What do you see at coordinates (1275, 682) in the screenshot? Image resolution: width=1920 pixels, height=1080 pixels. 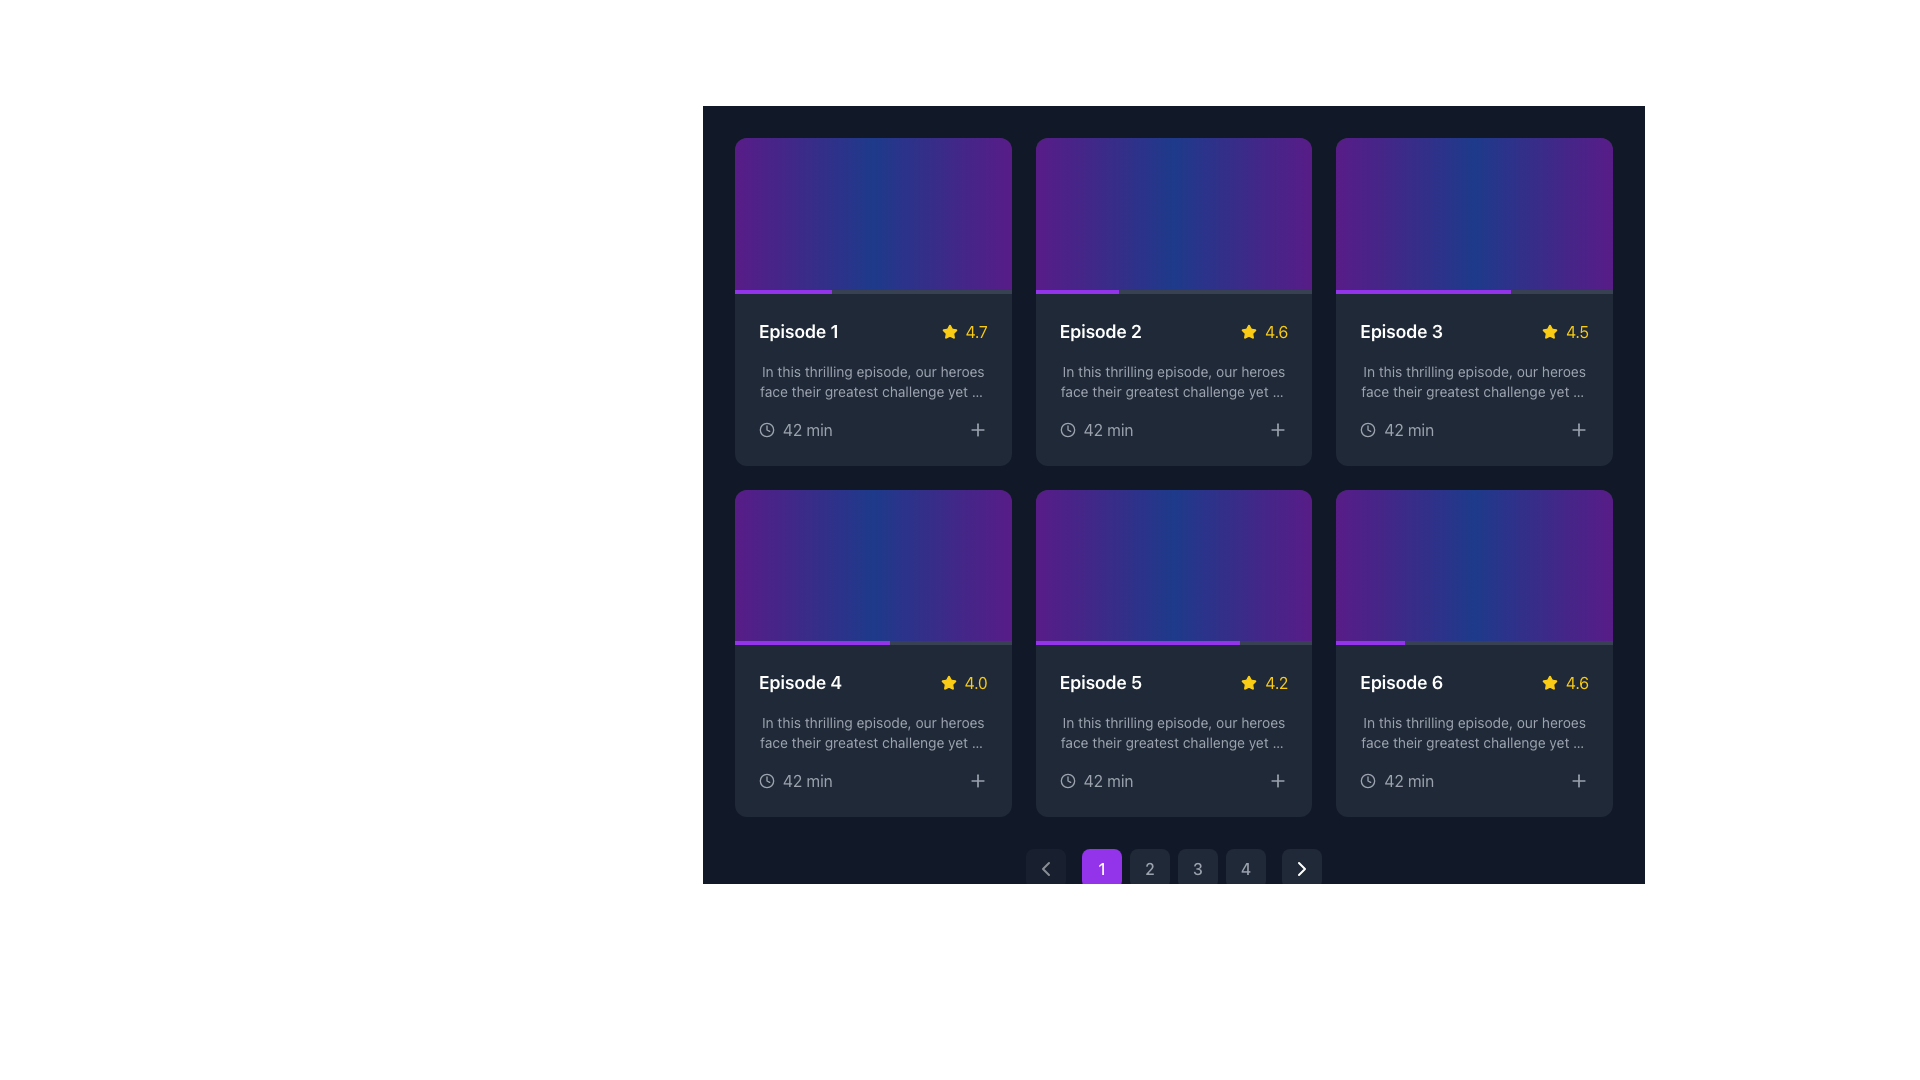 I see `the text label displaying the numerical rating '4.2' which is located in the fifth card of a grid layout, positioned to the right of the star icon in the rating section` at bounding box center [1275, 682].